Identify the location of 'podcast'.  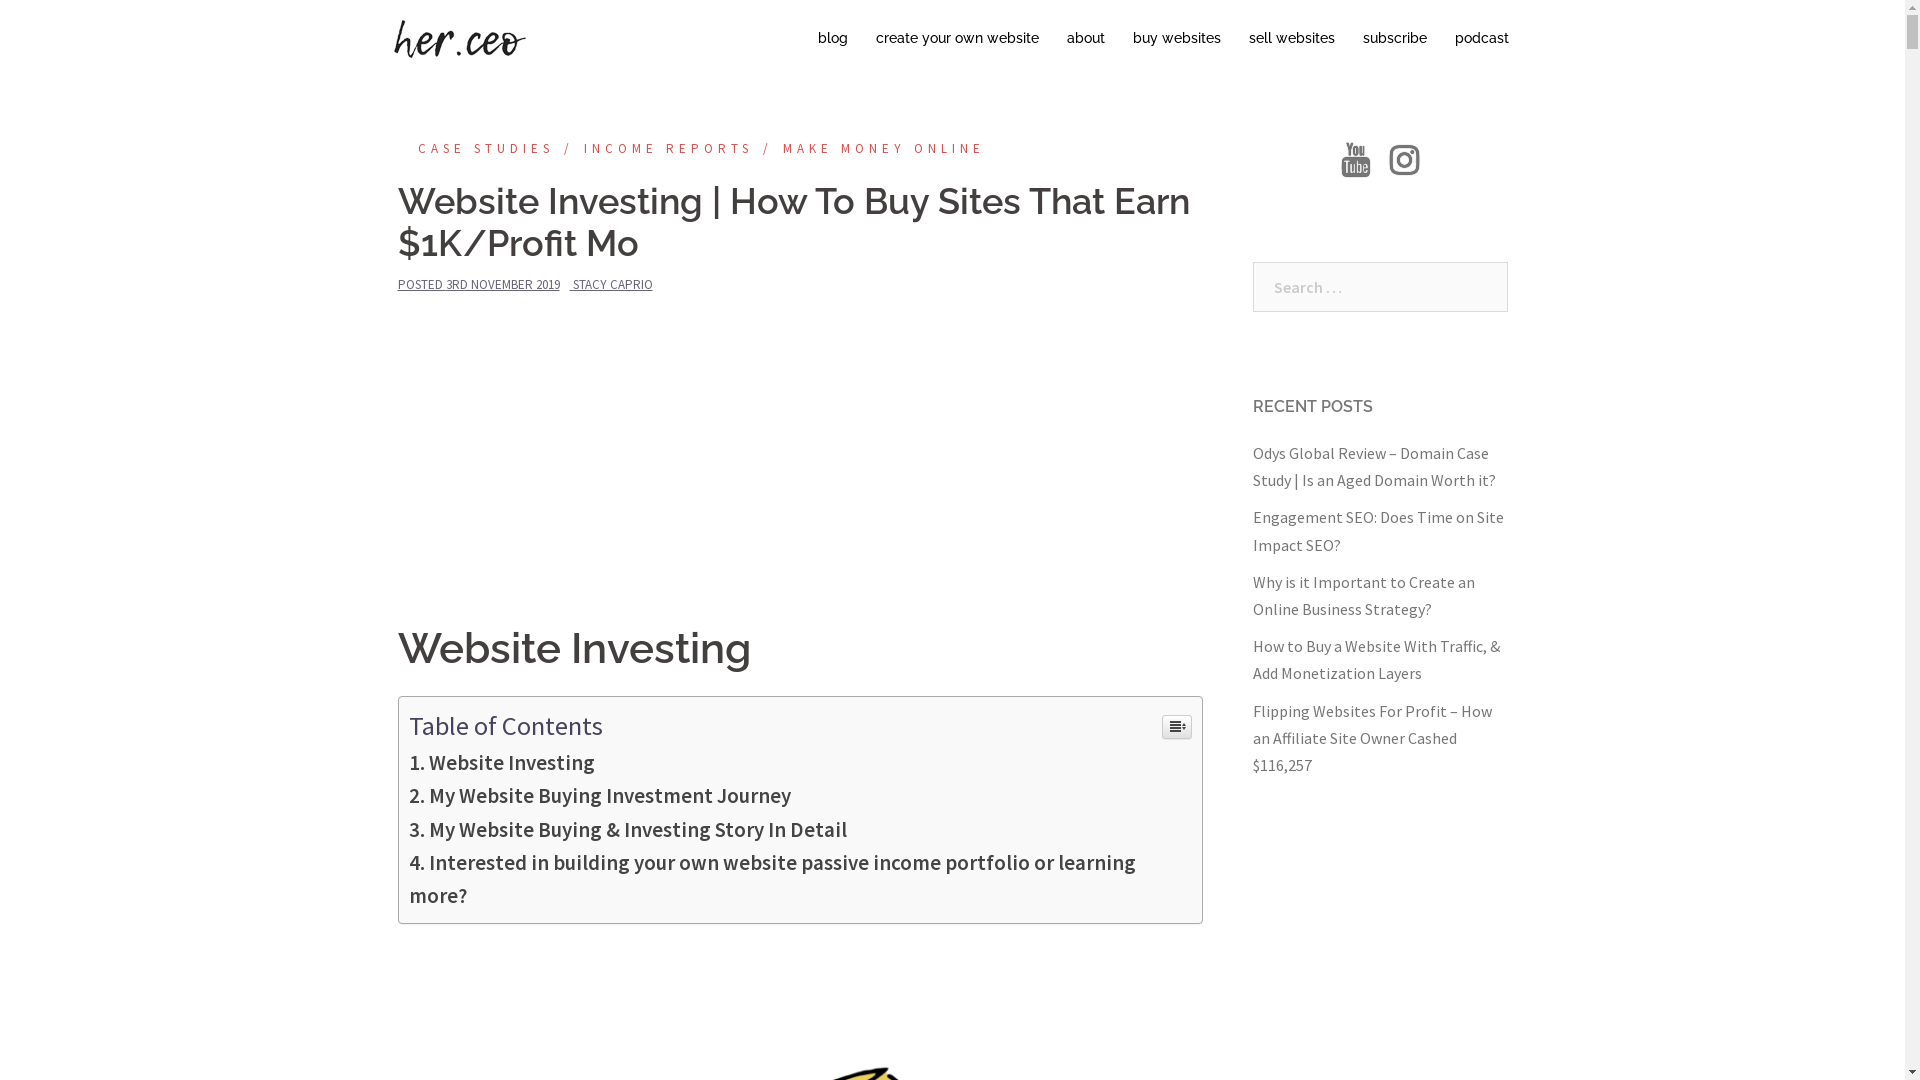
(1454, 38).